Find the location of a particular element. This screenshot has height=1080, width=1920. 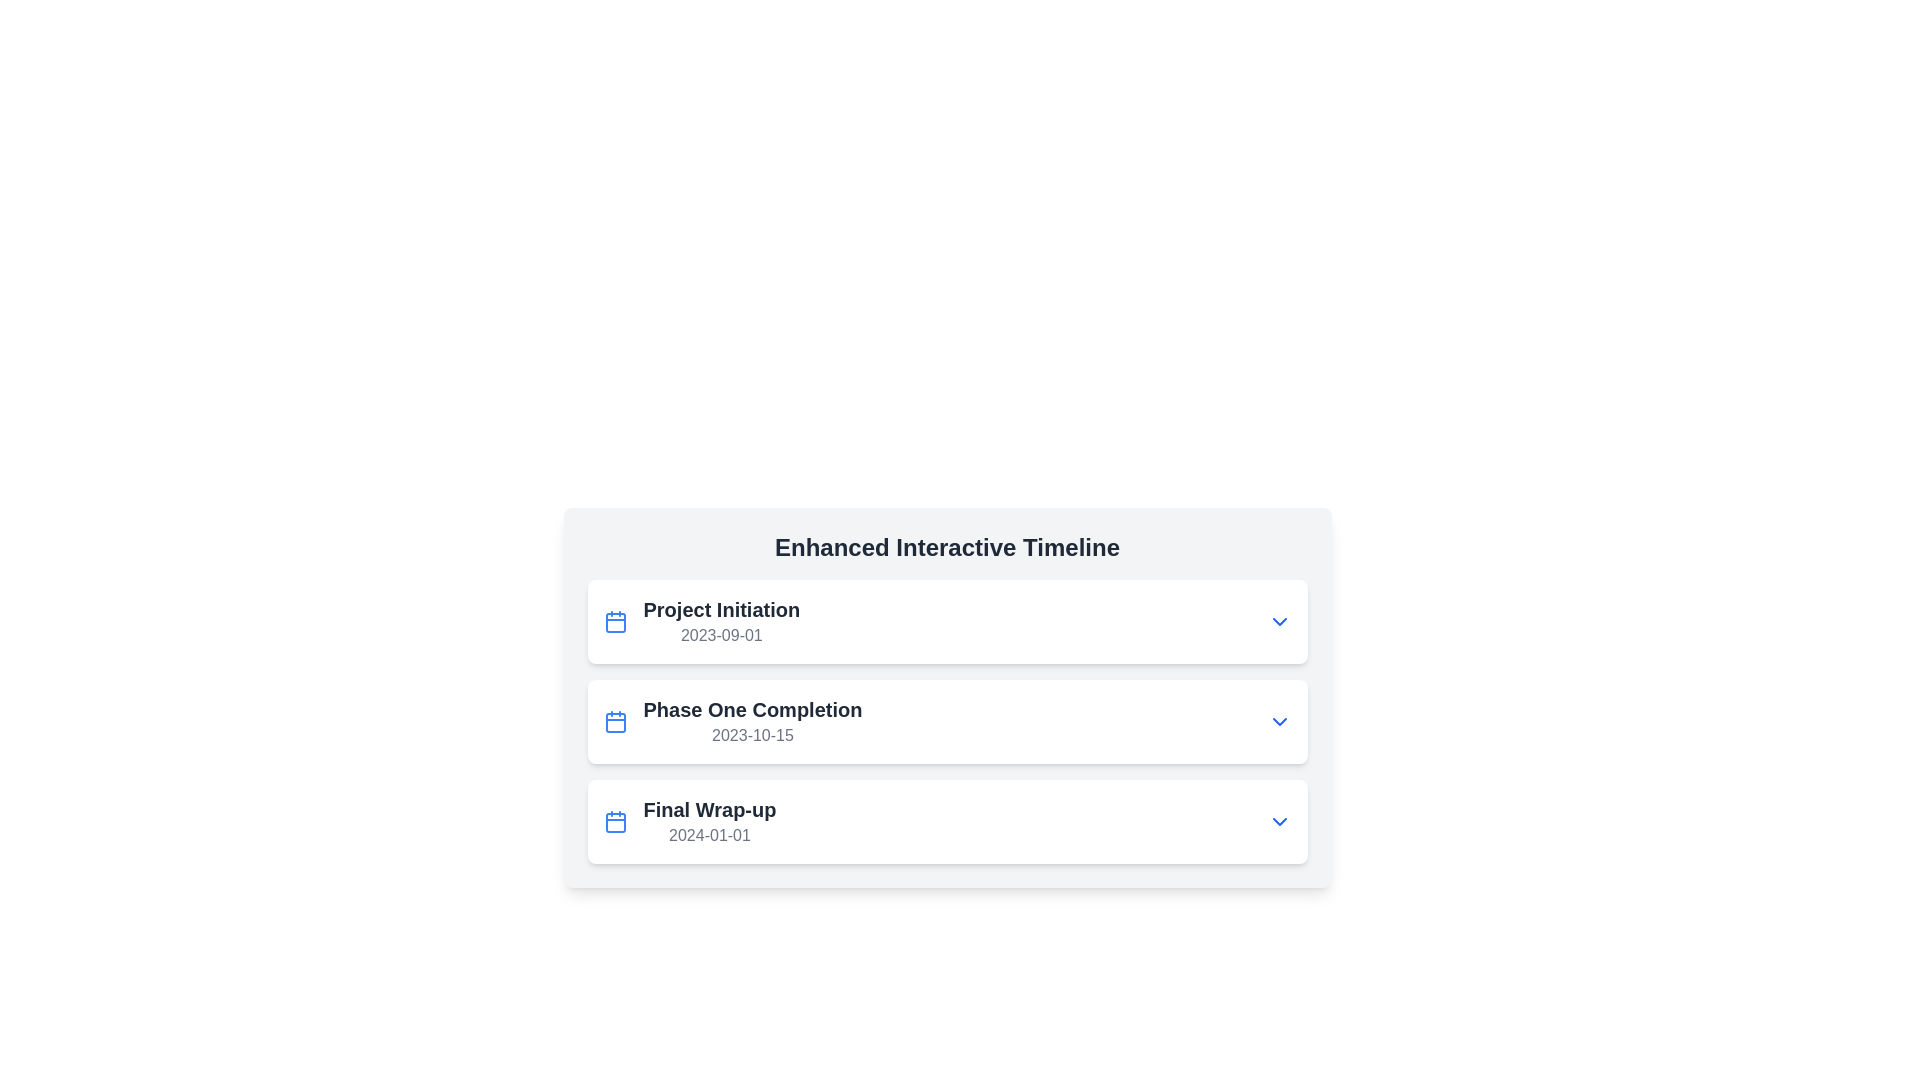

the Informational Card representing a specific phase of the timeline is located at coordinates (946, 697).